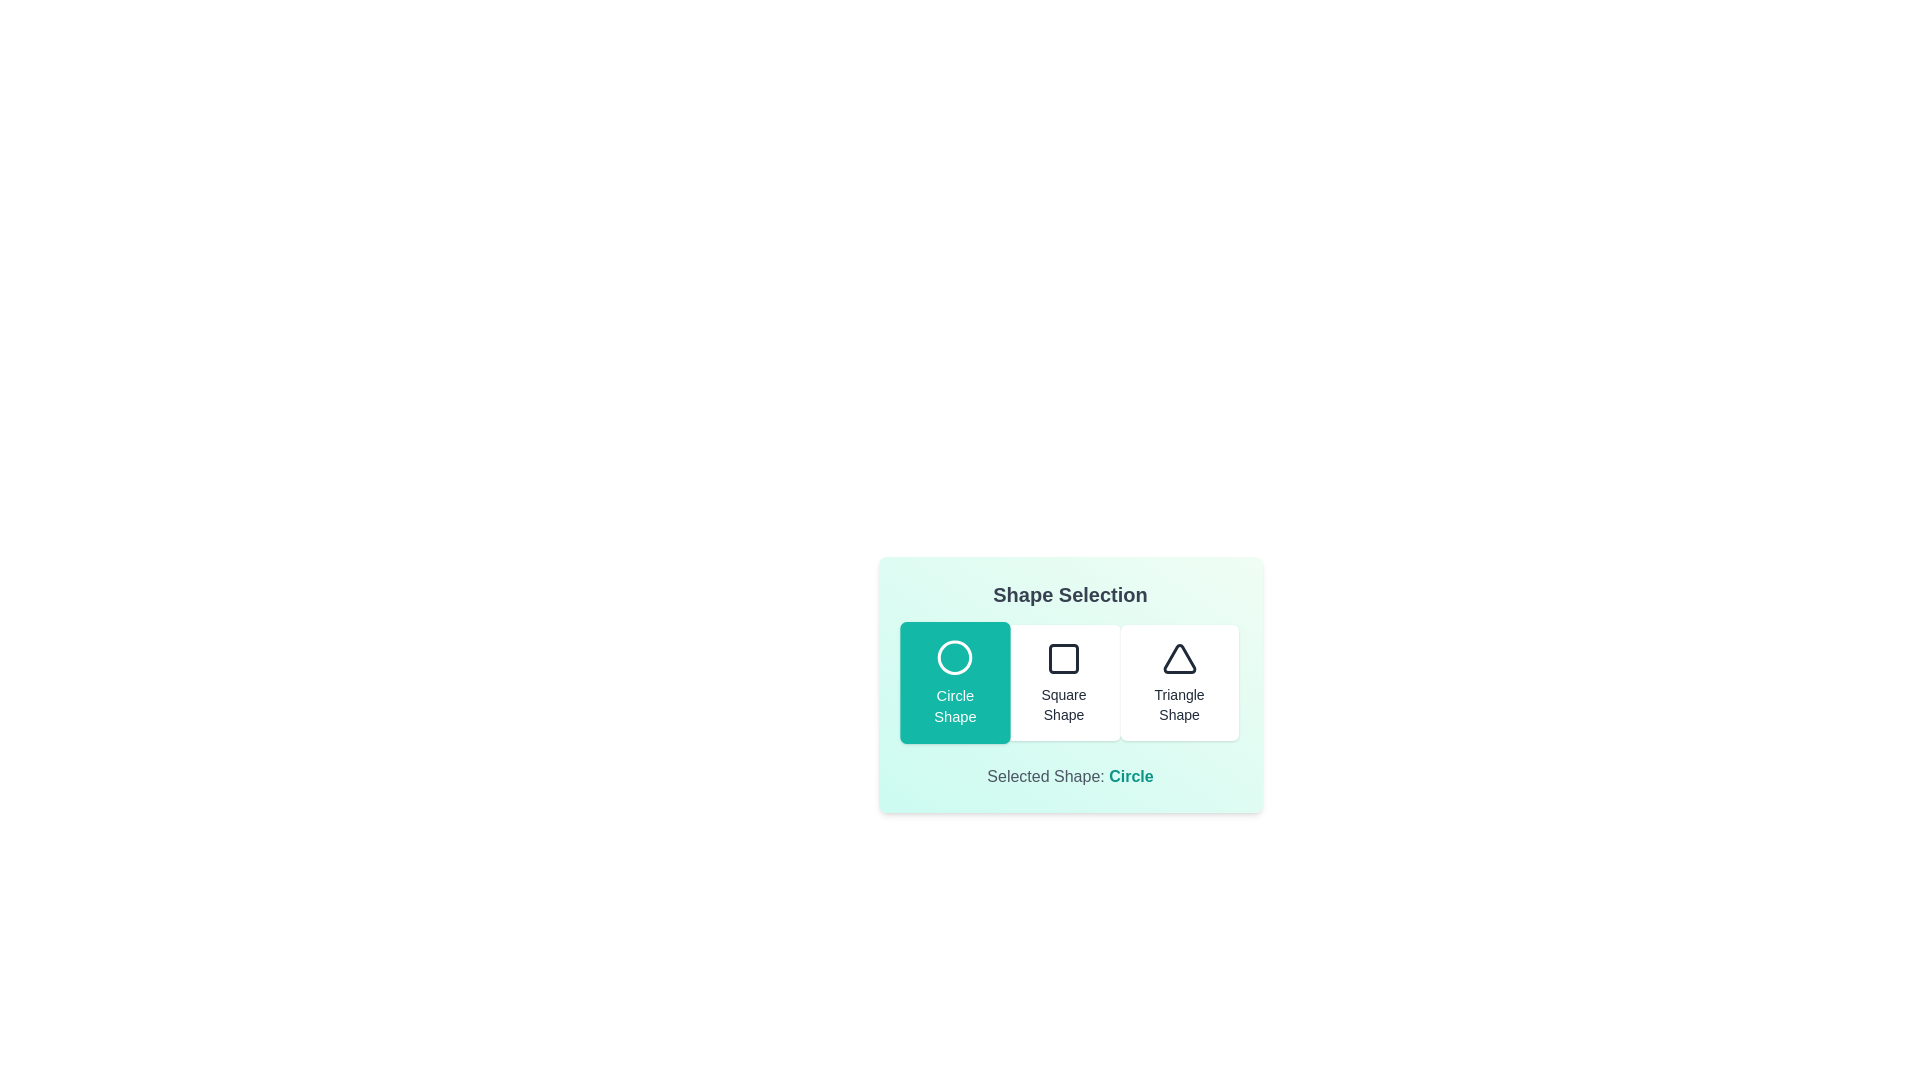 Image resolution: width=1920 pixels, height=1080 pixels. Describe the element at coordinates (1179, 681) in the screenshot. I see `the button corresponding to the triangle shape to select it` at that location.